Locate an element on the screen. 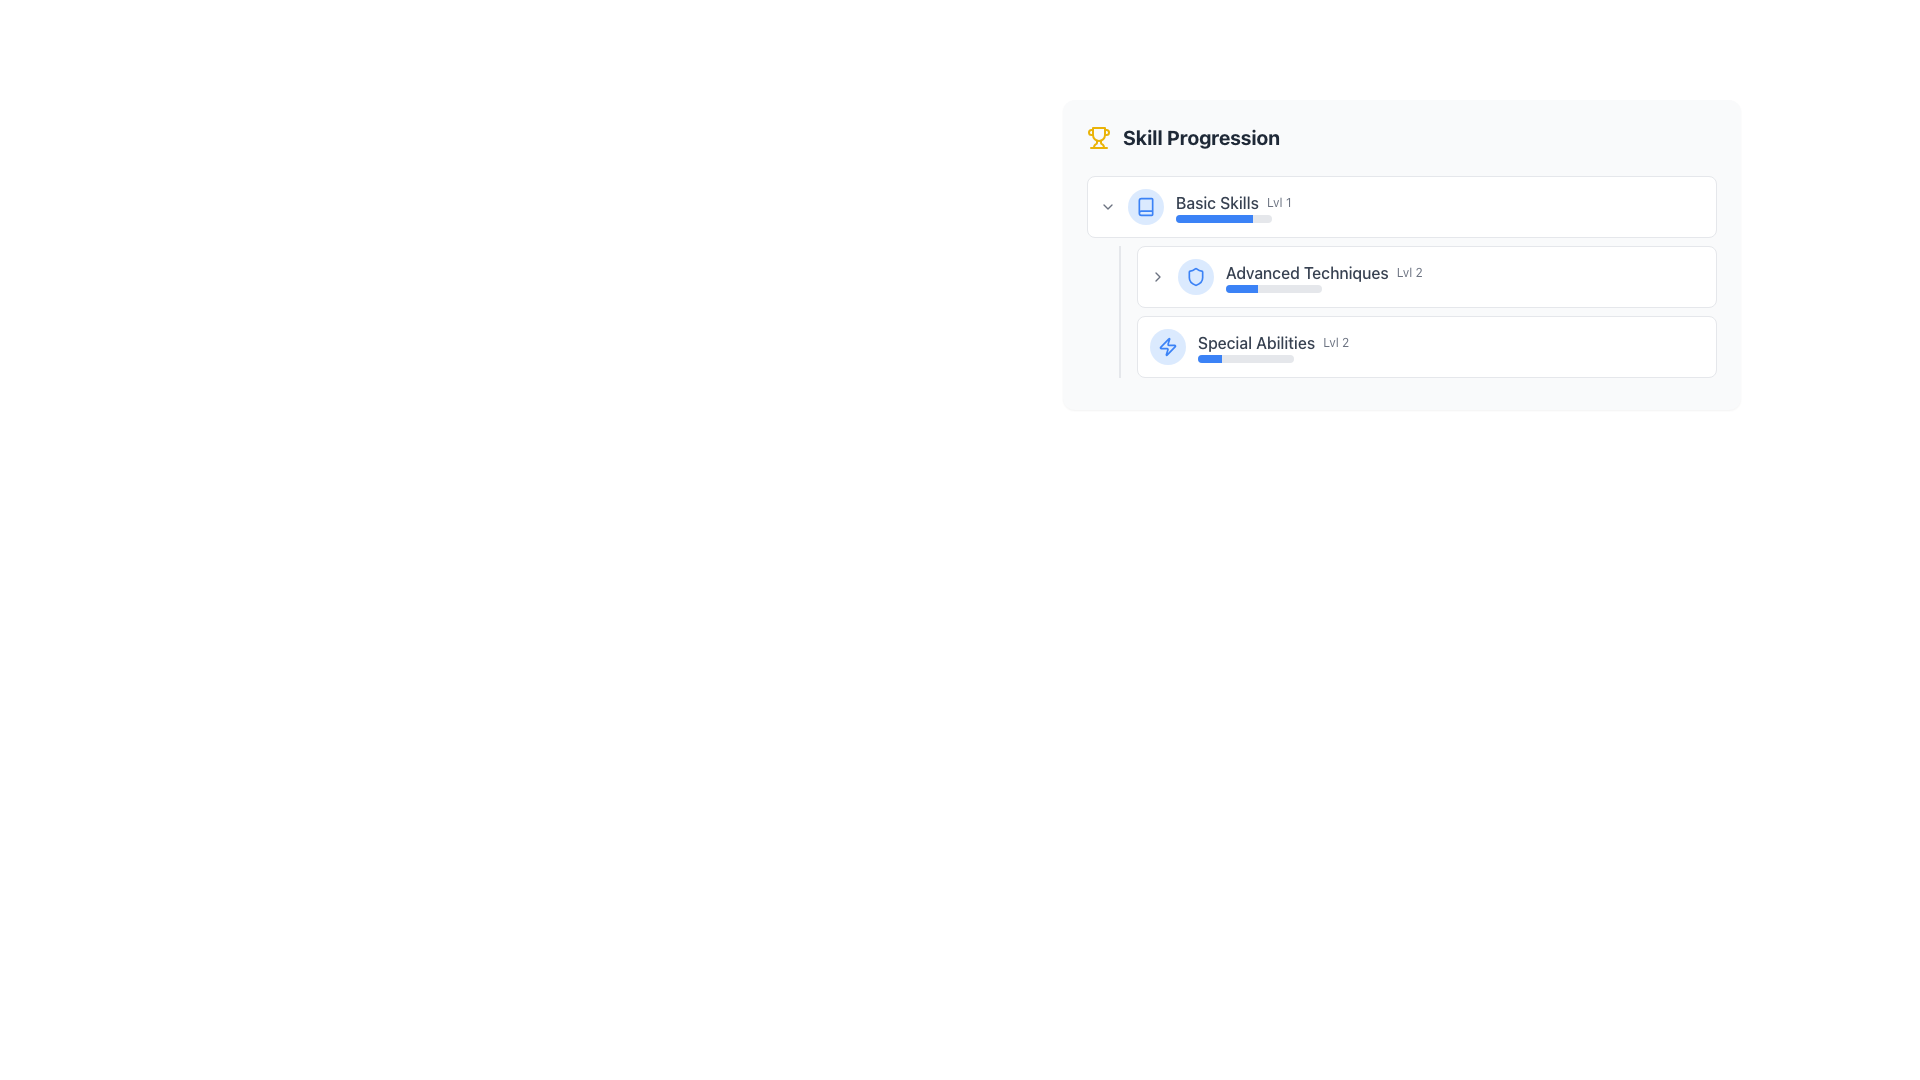 Image resolution: width=1920 pixels, height=1080 pixels. the Progress Bar representing 80% completion located below the text 'Basic Skills Lvl 1' in the 'Skill Progression' panel is located at coordinates (1223, 219).